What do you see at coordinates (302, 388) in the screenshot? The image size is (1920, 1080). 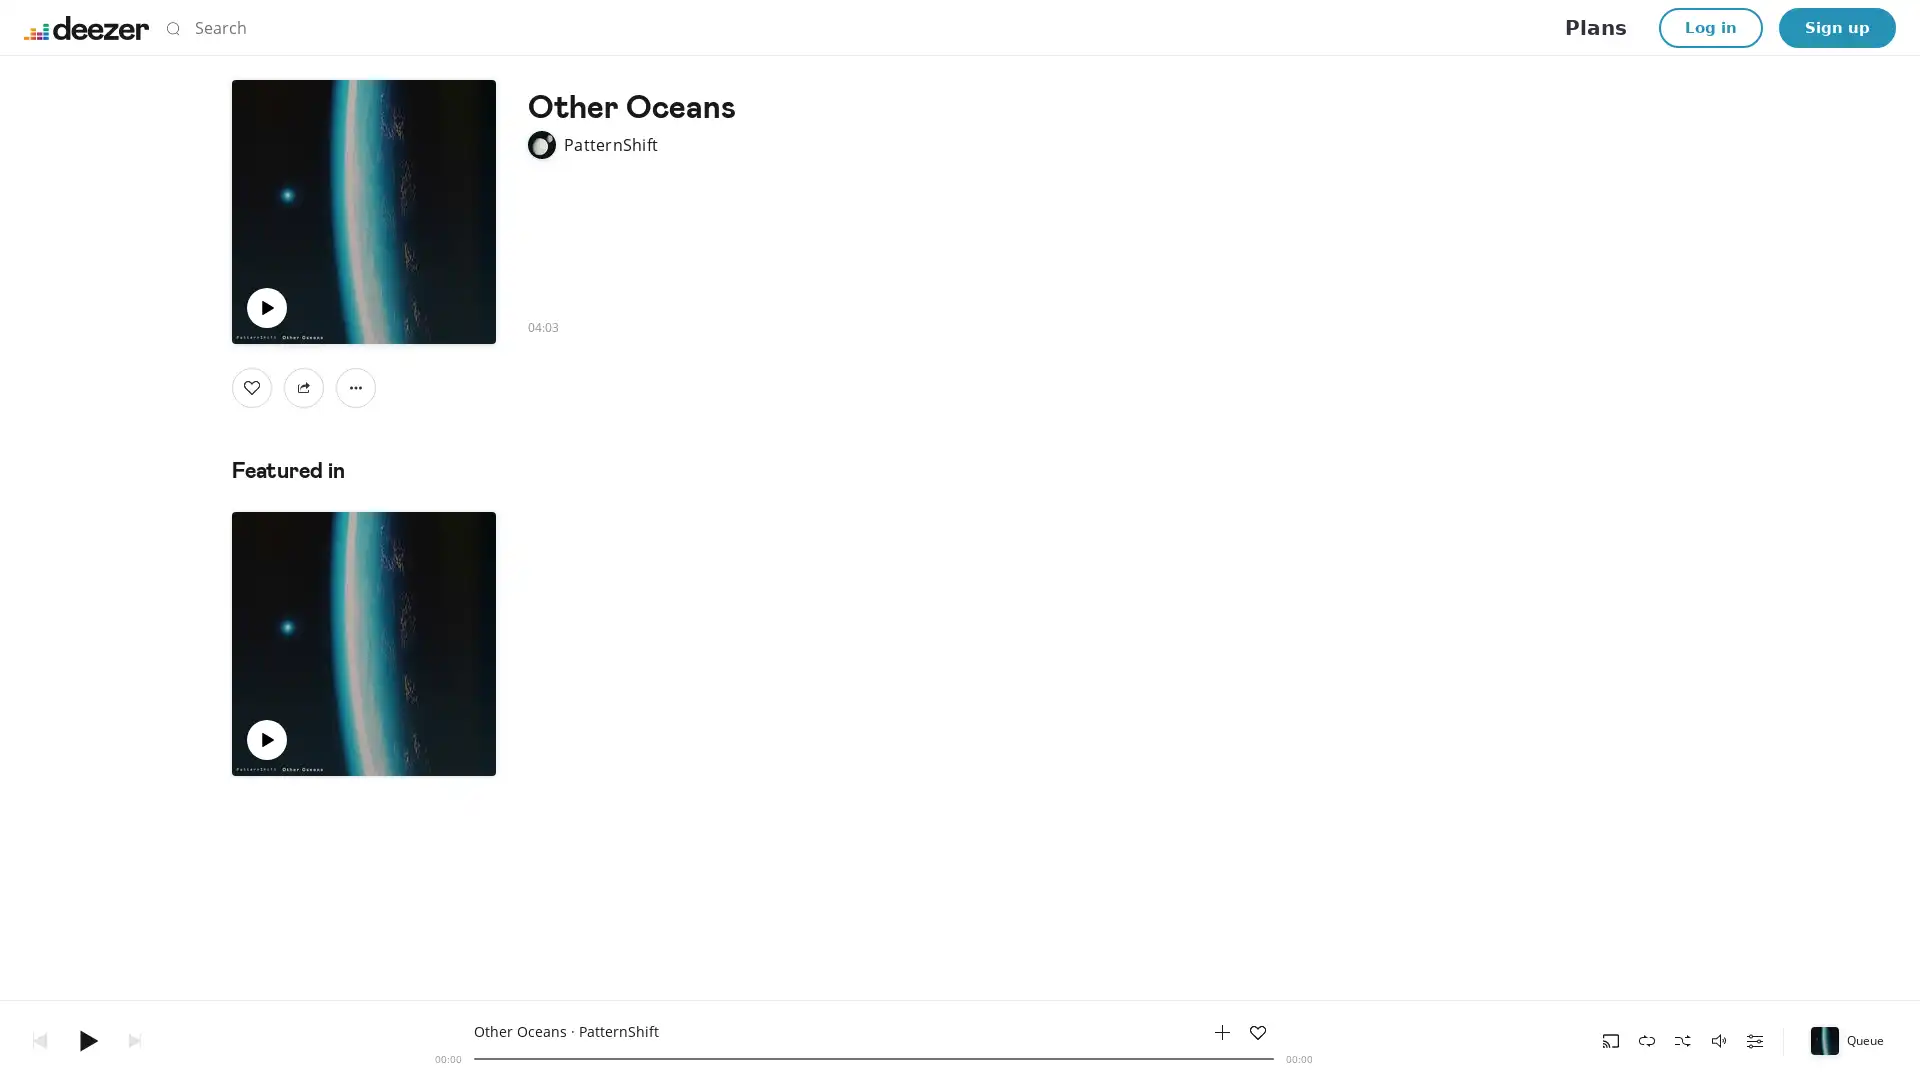 I see `Share` at bounding box center [302, 388].